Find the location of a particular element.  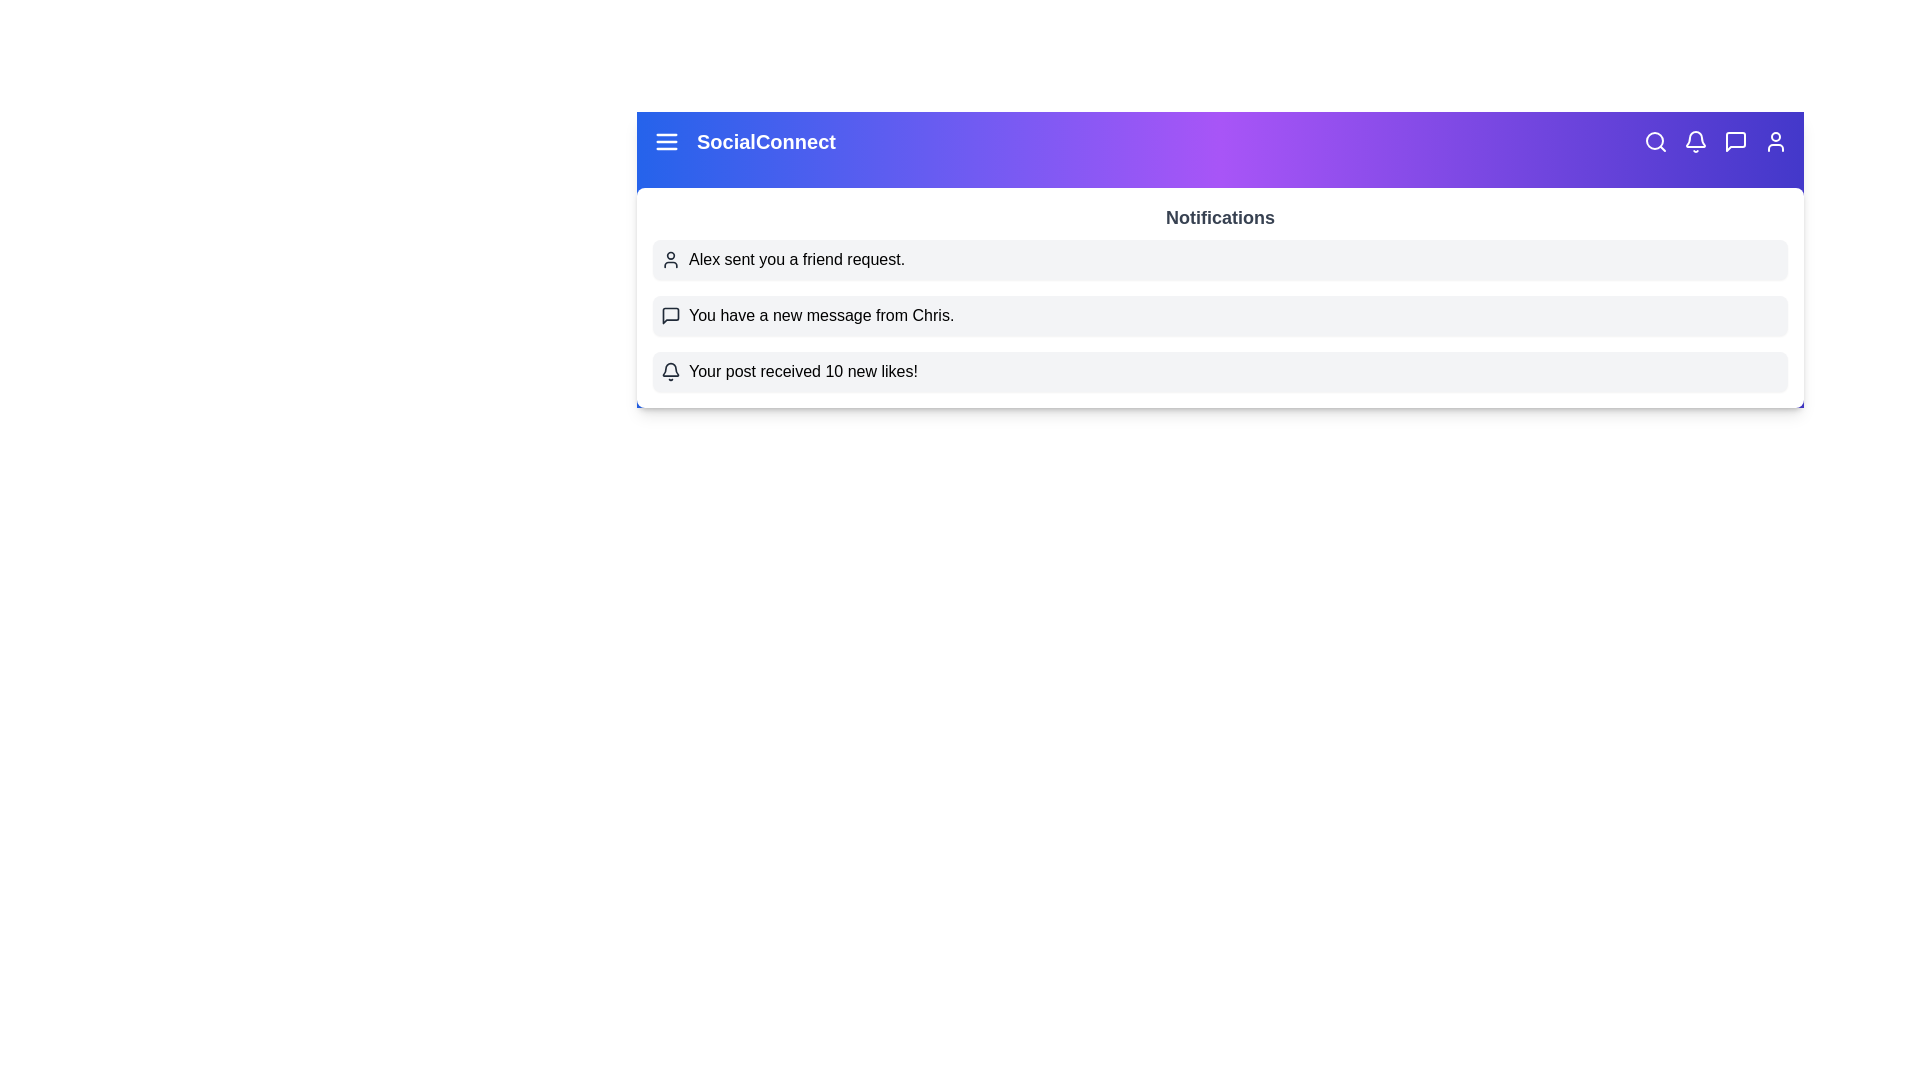

the bell icon to toggle the notifications panel is located at coordinates (1694, 141).